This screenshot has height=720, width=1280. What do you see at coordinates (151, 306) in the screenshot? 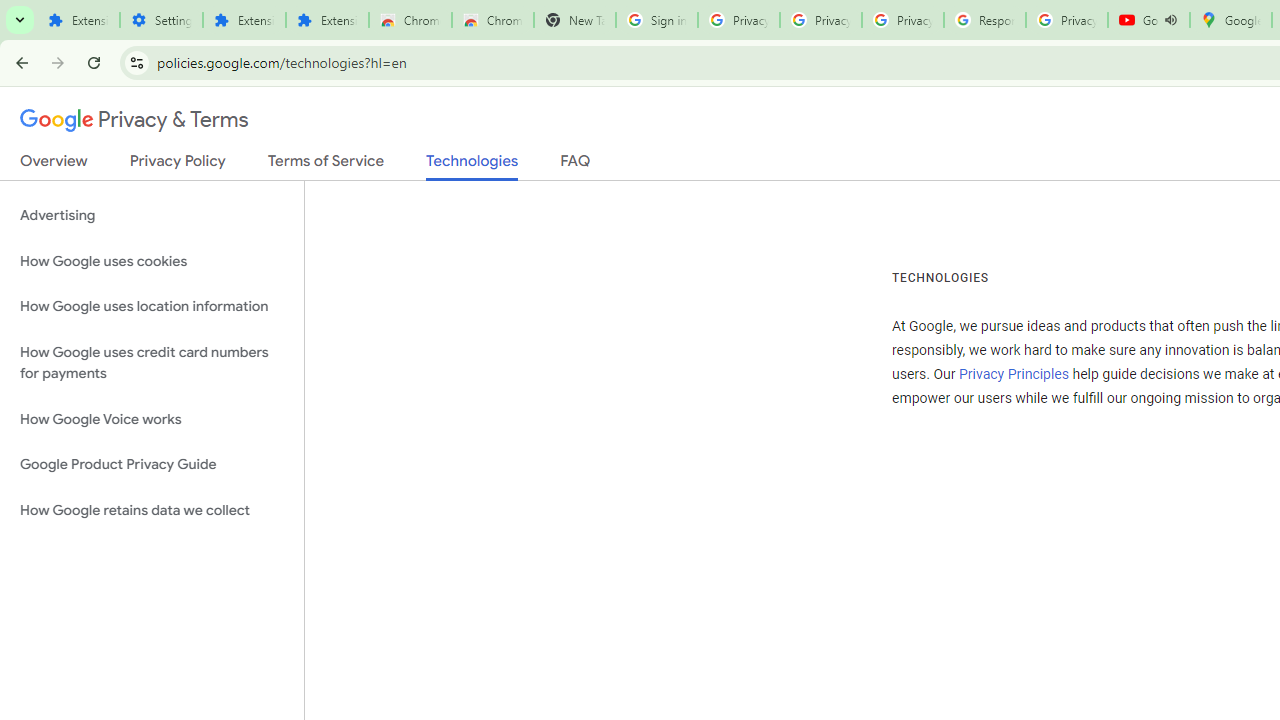
I see `'How Google uses location information'` at bounding box center [151, 306].